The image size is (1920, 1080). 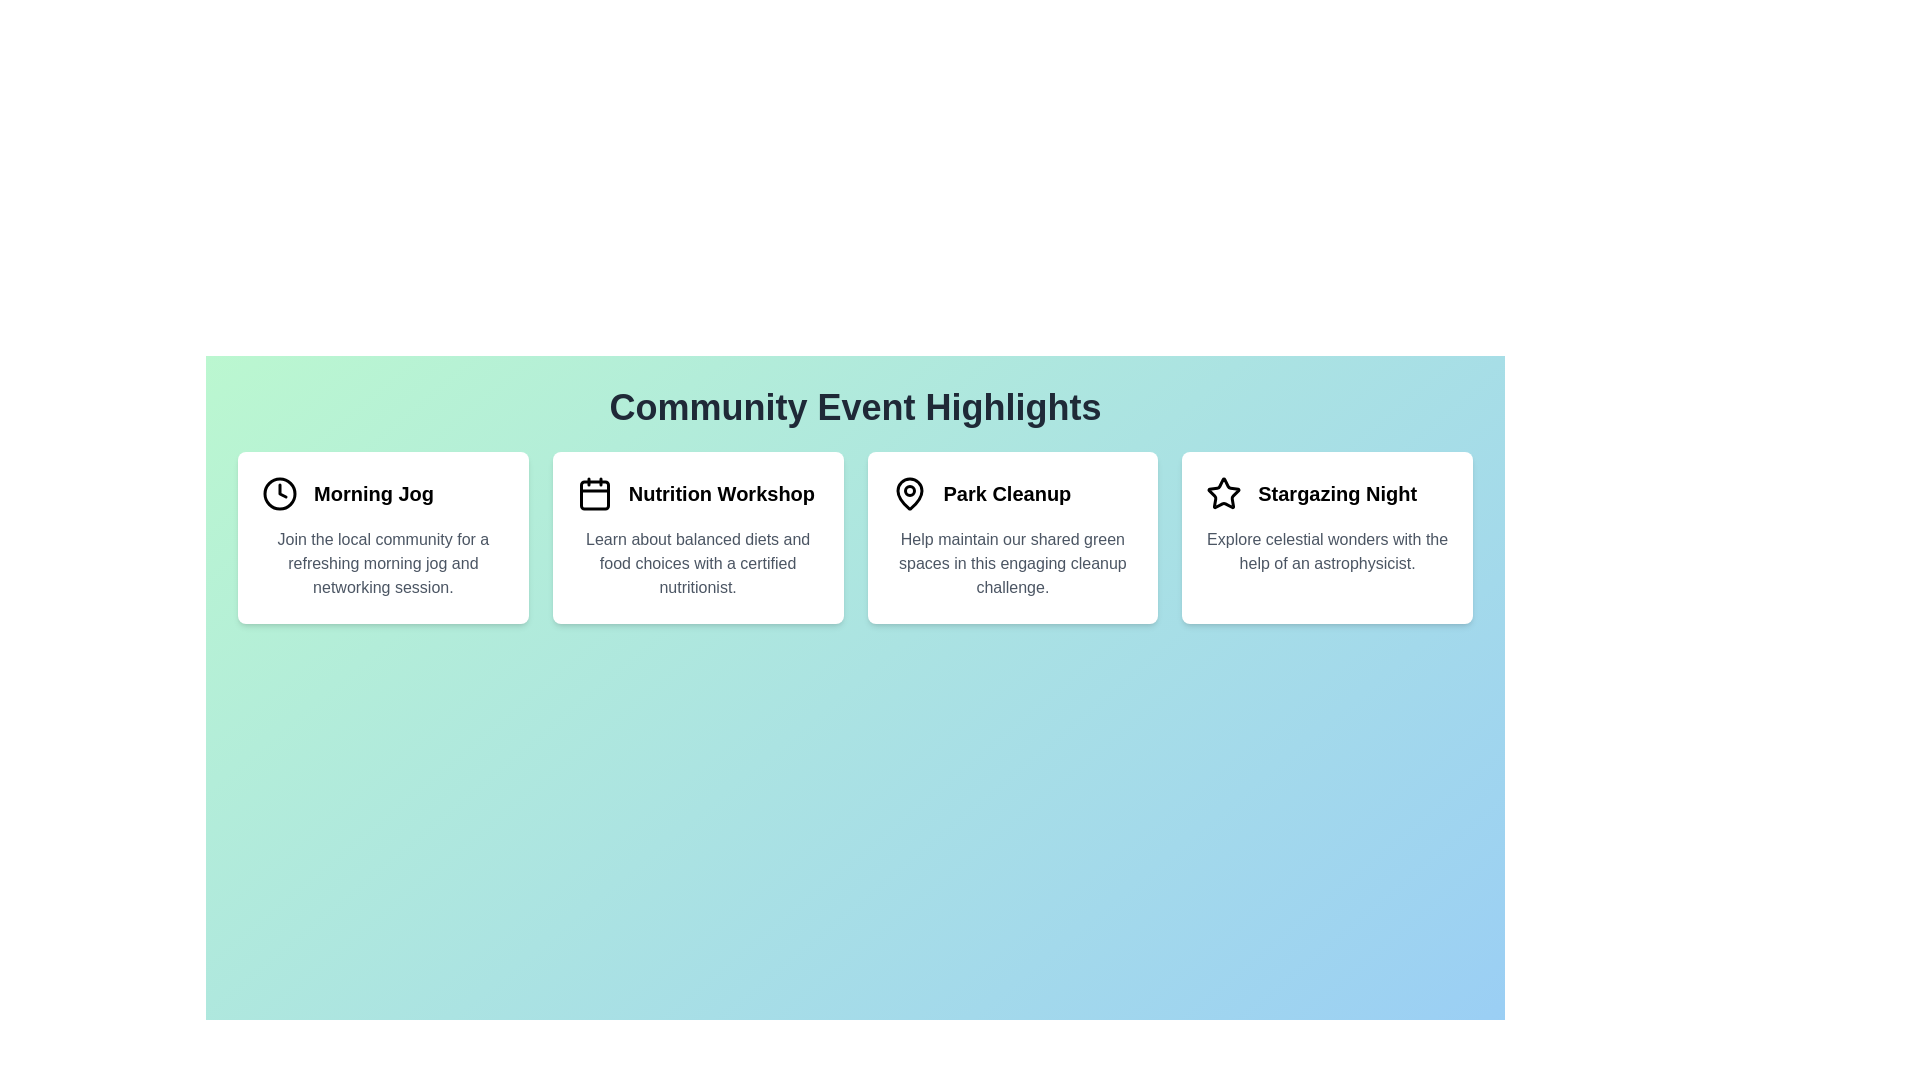 I want to click on text element titled 'Nutrition Workshop' which is centrally positioned in the second column of the layout, located beneath the header 'Community Event Highlights', so click(x=720, y=493).